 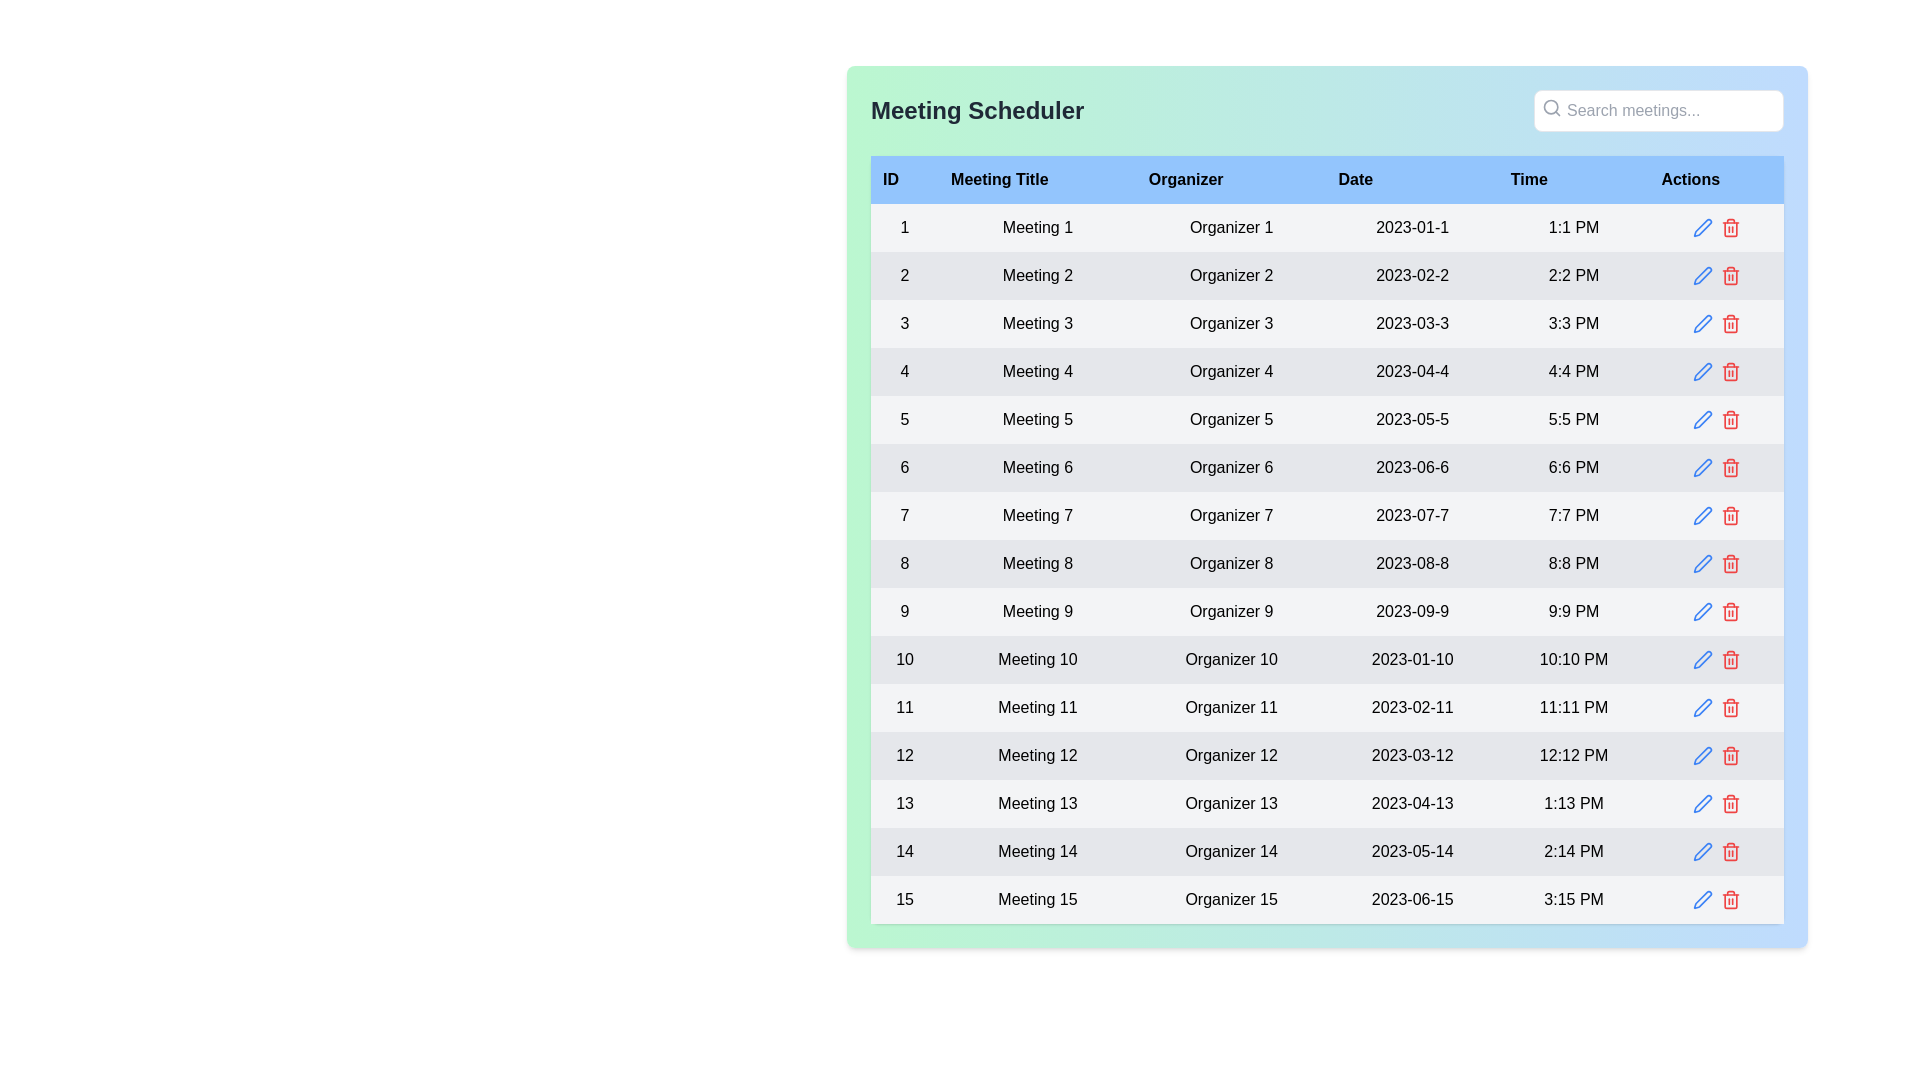 What do you see at coordinates (904, 563) in the screenshot?
I see `the Label displaying the number '8' in bold text, which is located in the ID column of the 8th row within the 'Meeting 8' details` at bounding box center [904, 563].